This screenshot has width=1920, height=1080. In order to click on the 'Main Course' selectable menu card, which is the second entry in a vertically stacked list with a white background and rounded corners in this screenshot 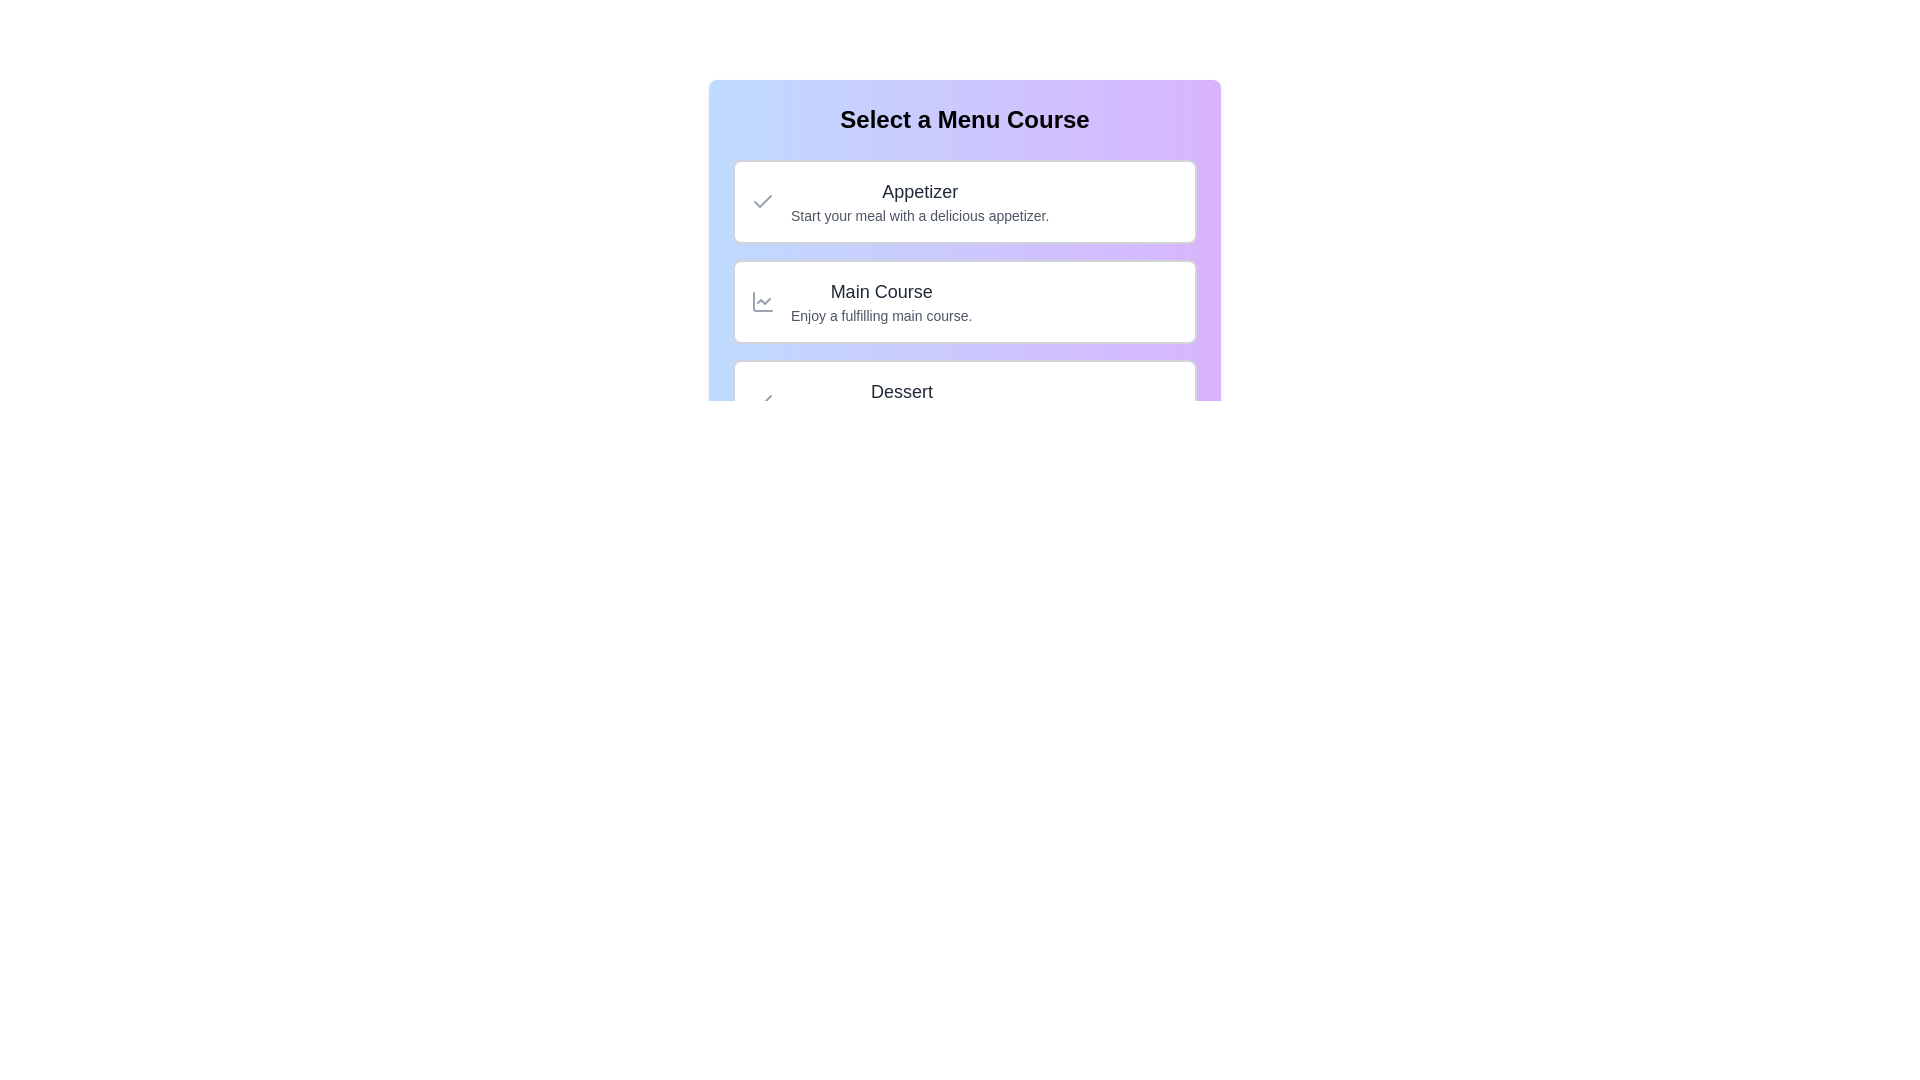, I will do `click(964, 301)`.